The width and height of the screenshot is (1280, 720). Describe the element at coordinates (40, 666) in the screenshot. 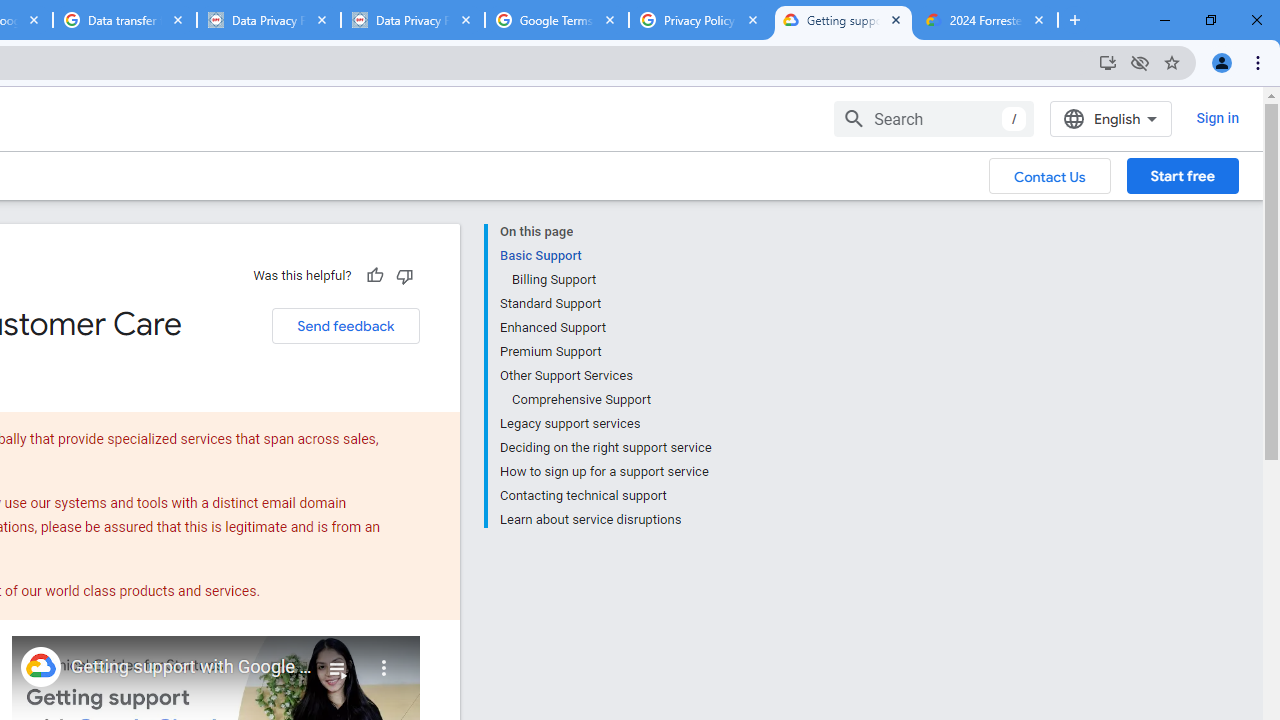

I see `'Photo image of Google Cloud Tech'` at that location.